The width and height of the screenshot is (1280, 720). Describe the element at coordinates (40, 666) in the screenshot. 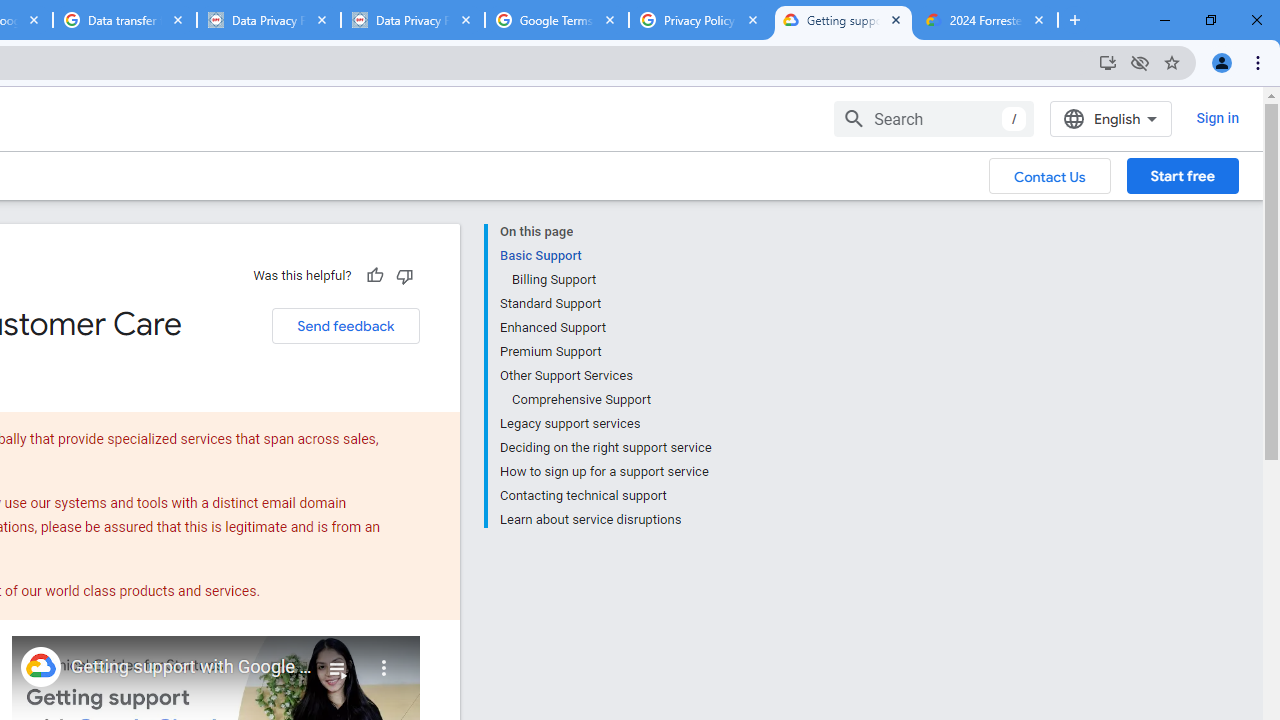

I see `'Photo image of Google Cloud Tech'` at that location.